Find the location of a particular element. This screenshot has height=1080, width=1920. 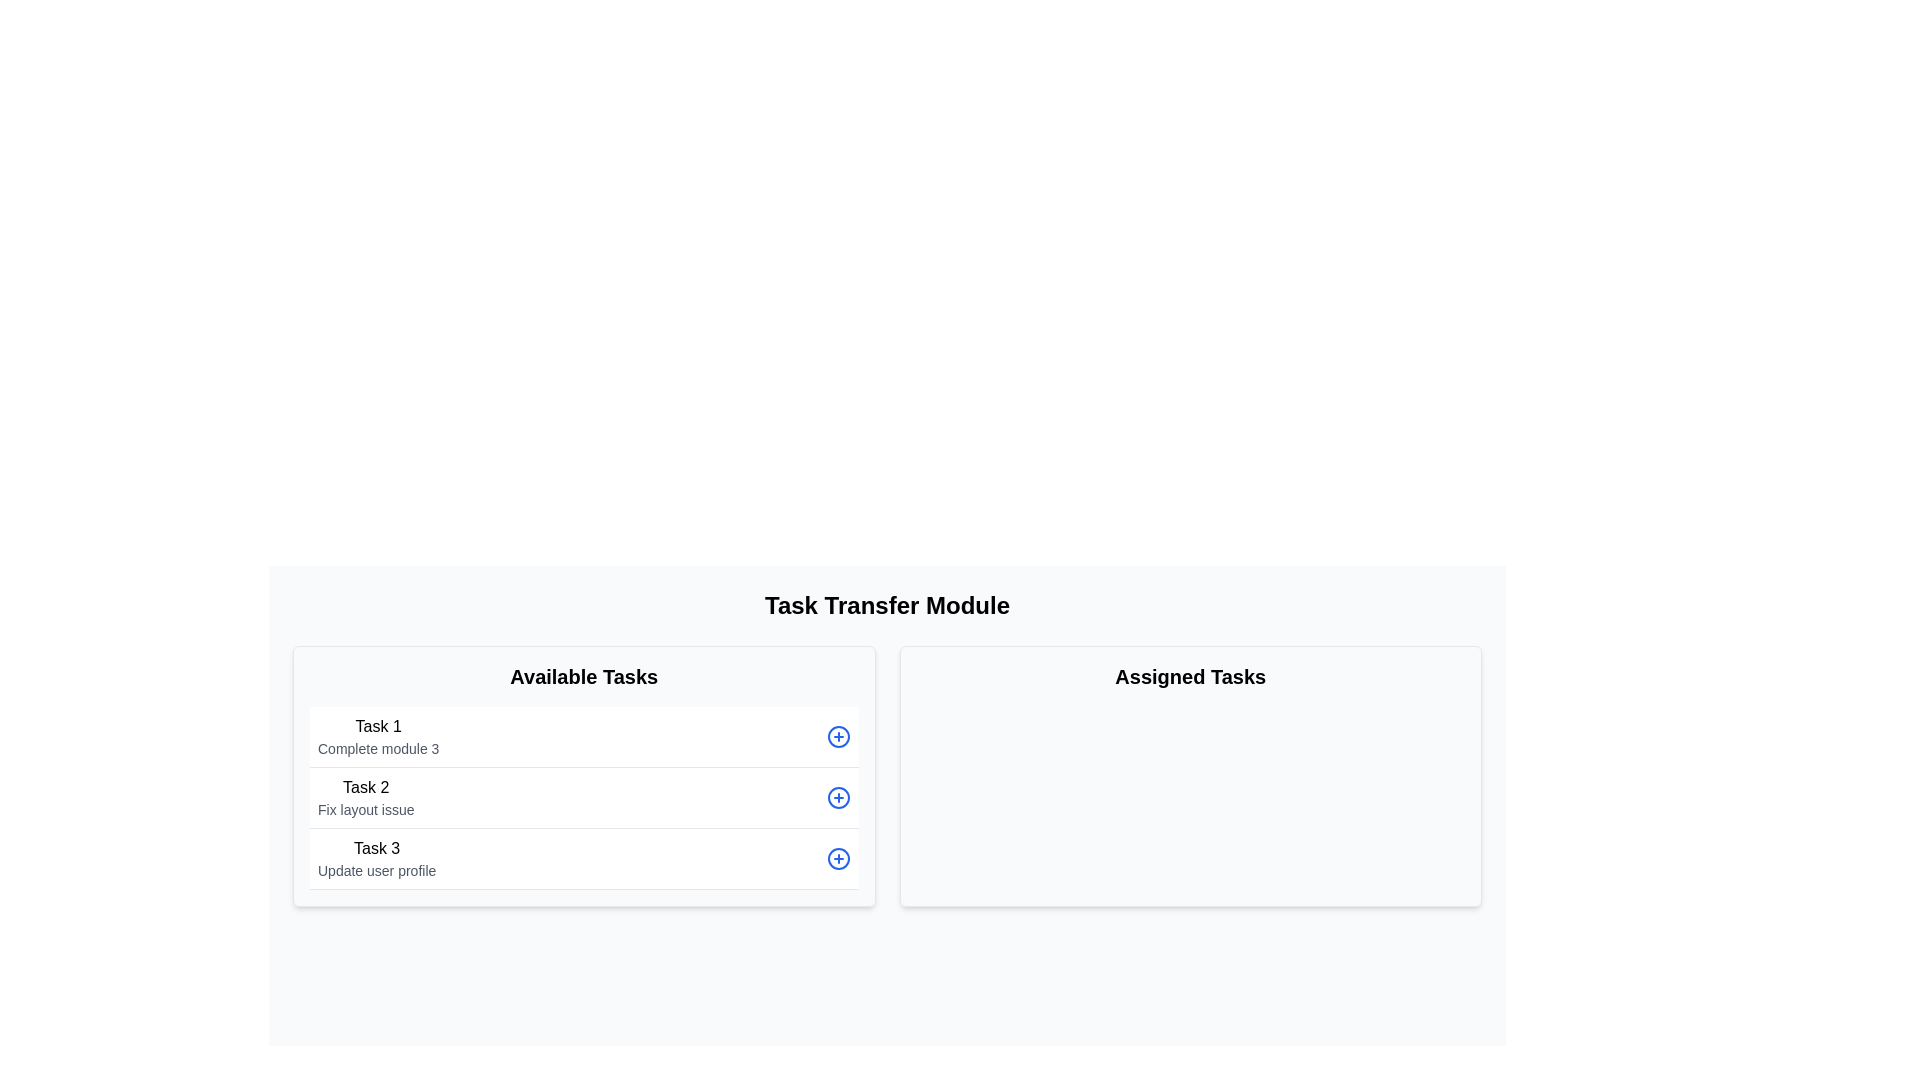

the circular boundary of the 'circle-plus' icon, which represents an additive action, located adjacent to the third task entry in the 'Available Tasks' column is located at coordinates (838, 858).